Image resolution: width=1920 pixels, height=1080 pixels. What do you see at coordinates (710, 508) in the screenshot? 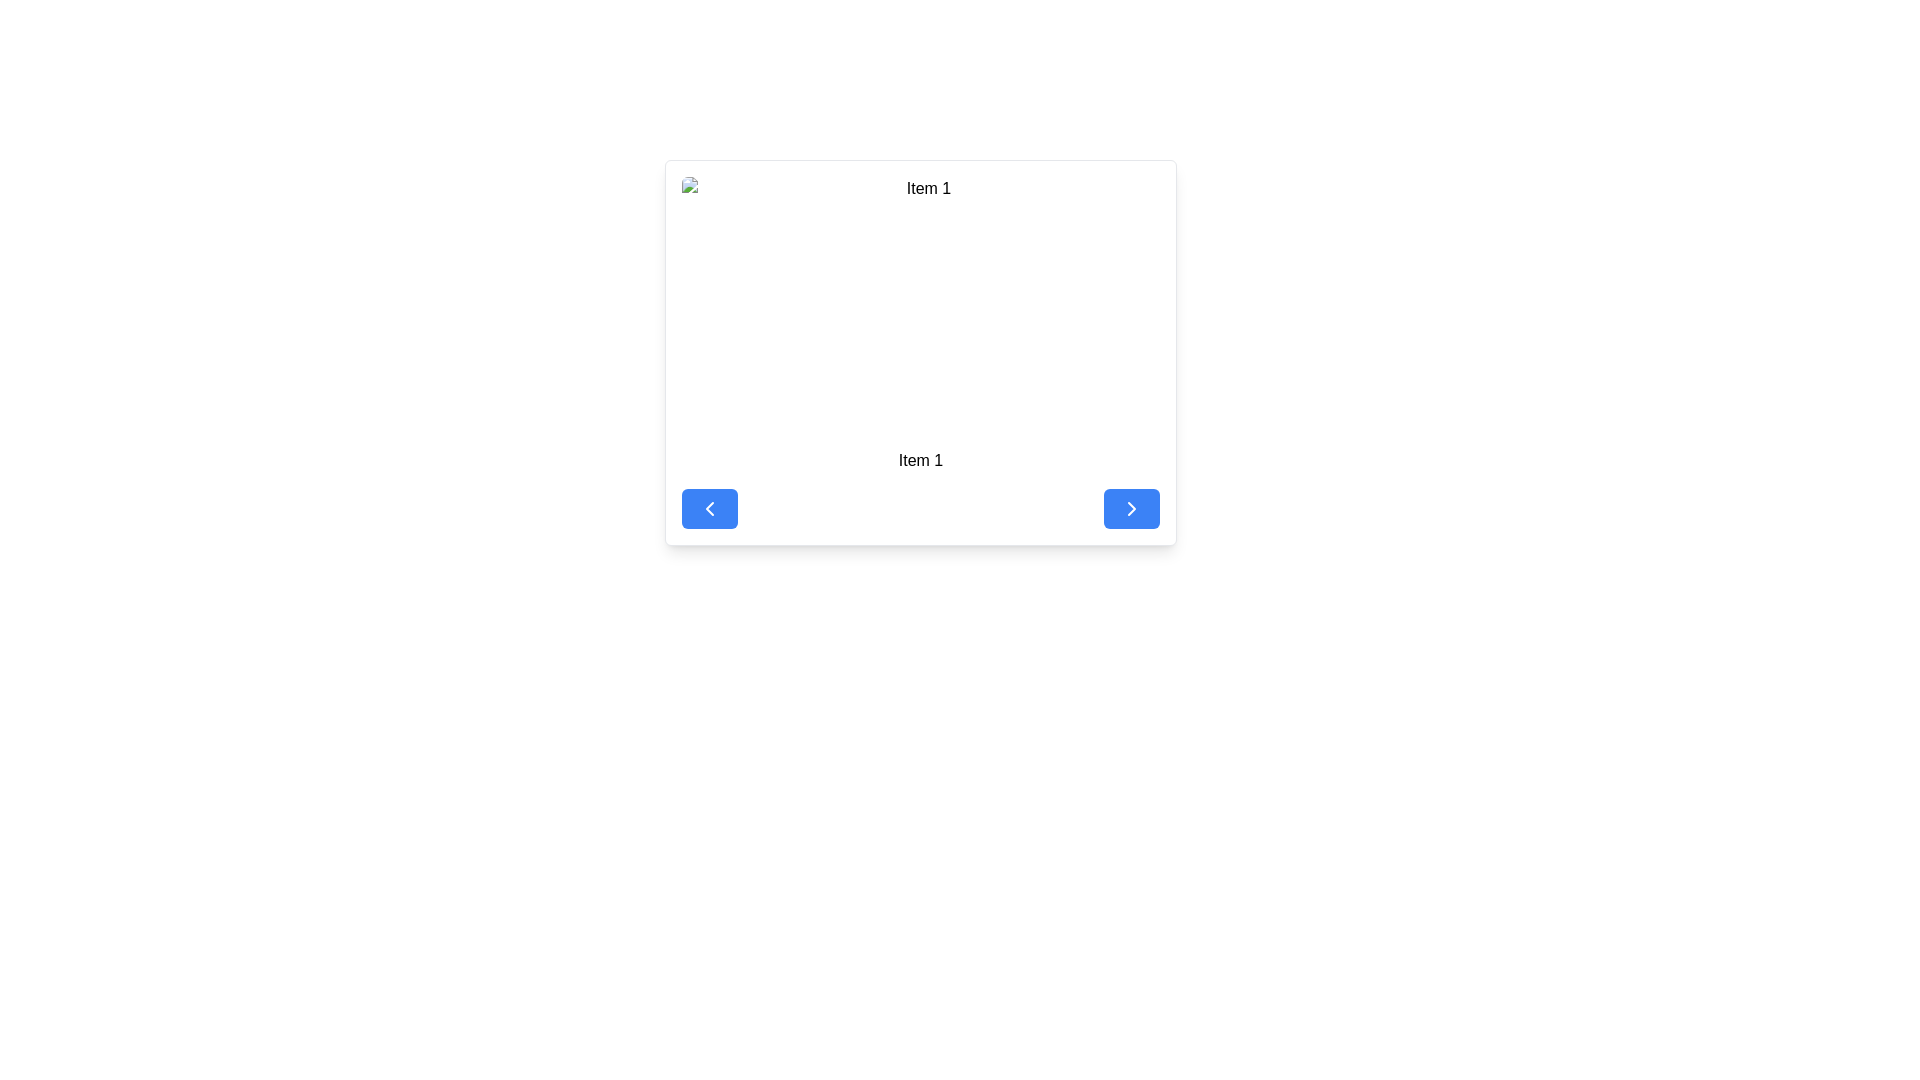
I see `the left-pointing arrow icon, which resembles a chevron or triangle-point arrowhead, located within the blue button box at the bottom-left corner of the layout` at bounding box center [710, 508].